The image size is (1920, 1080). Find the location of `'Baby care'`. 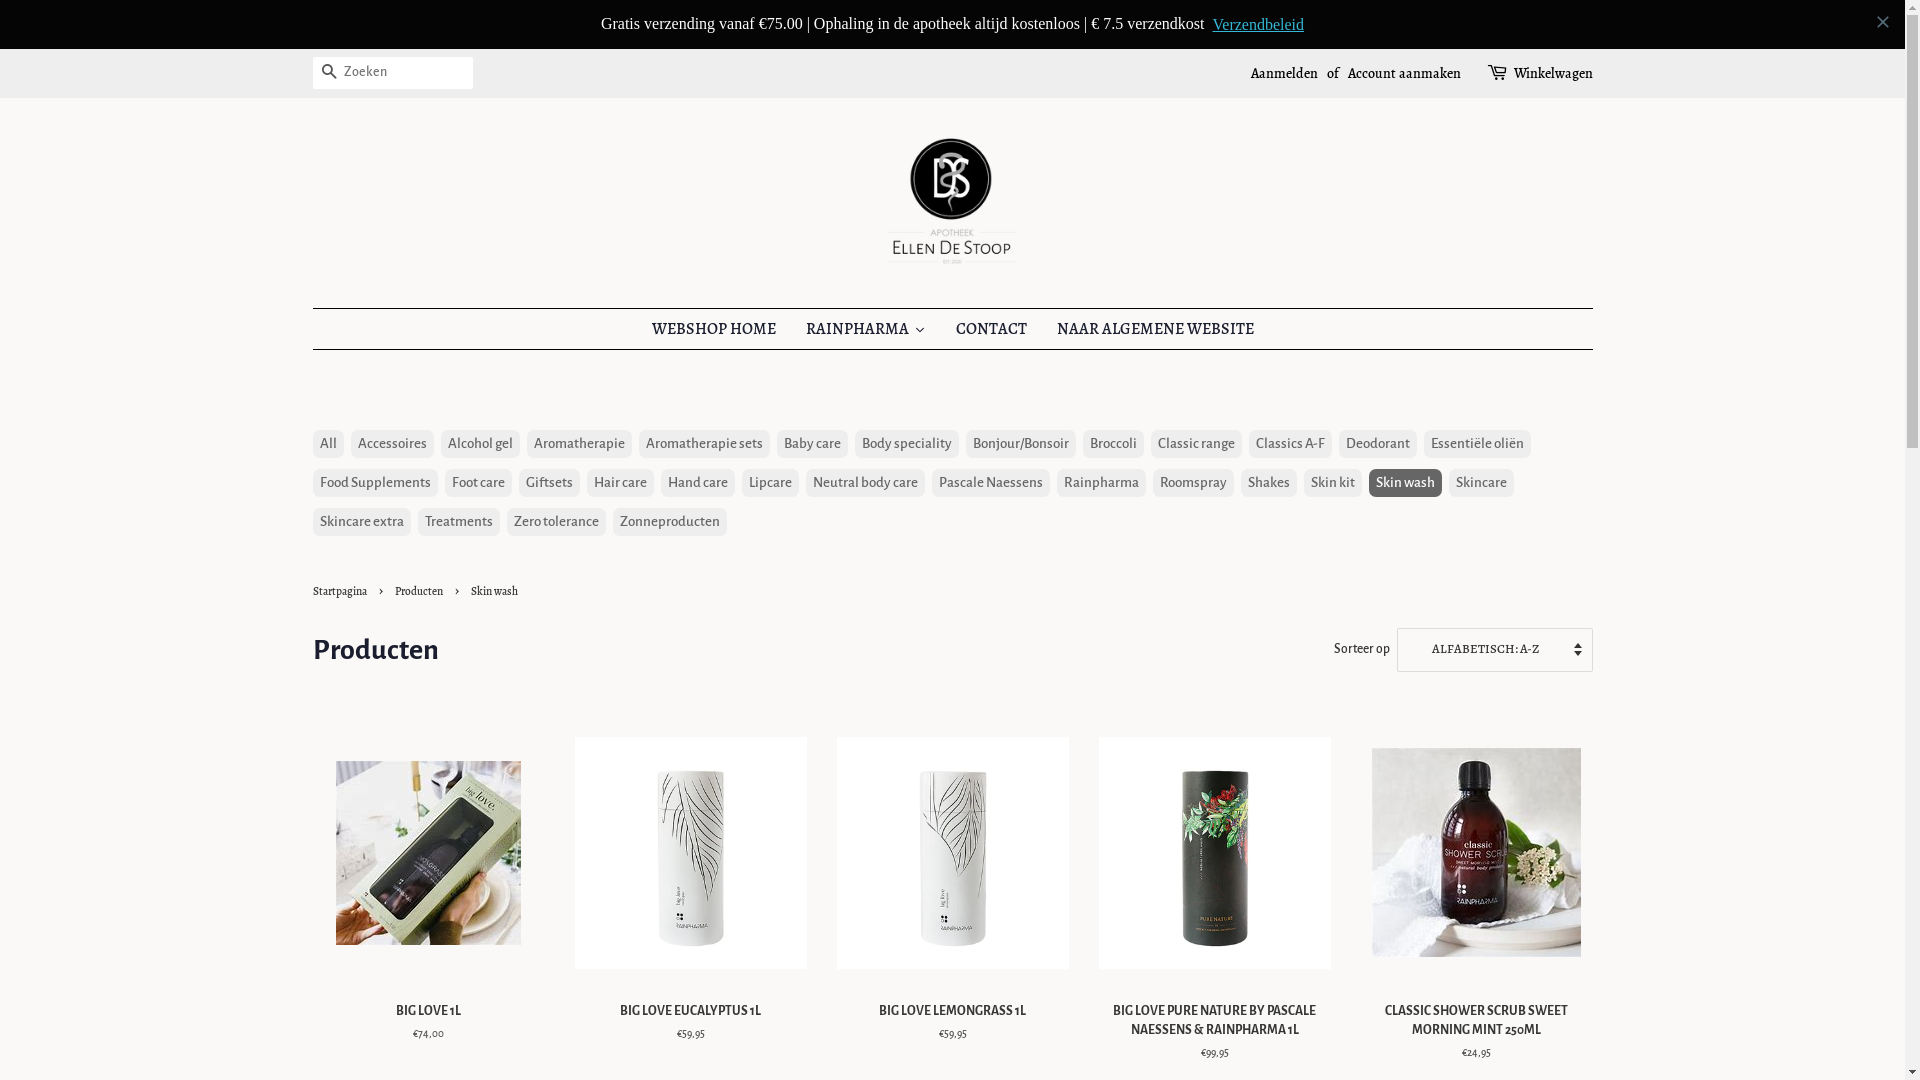

'Baby care' is located at coordinates (775, 396).